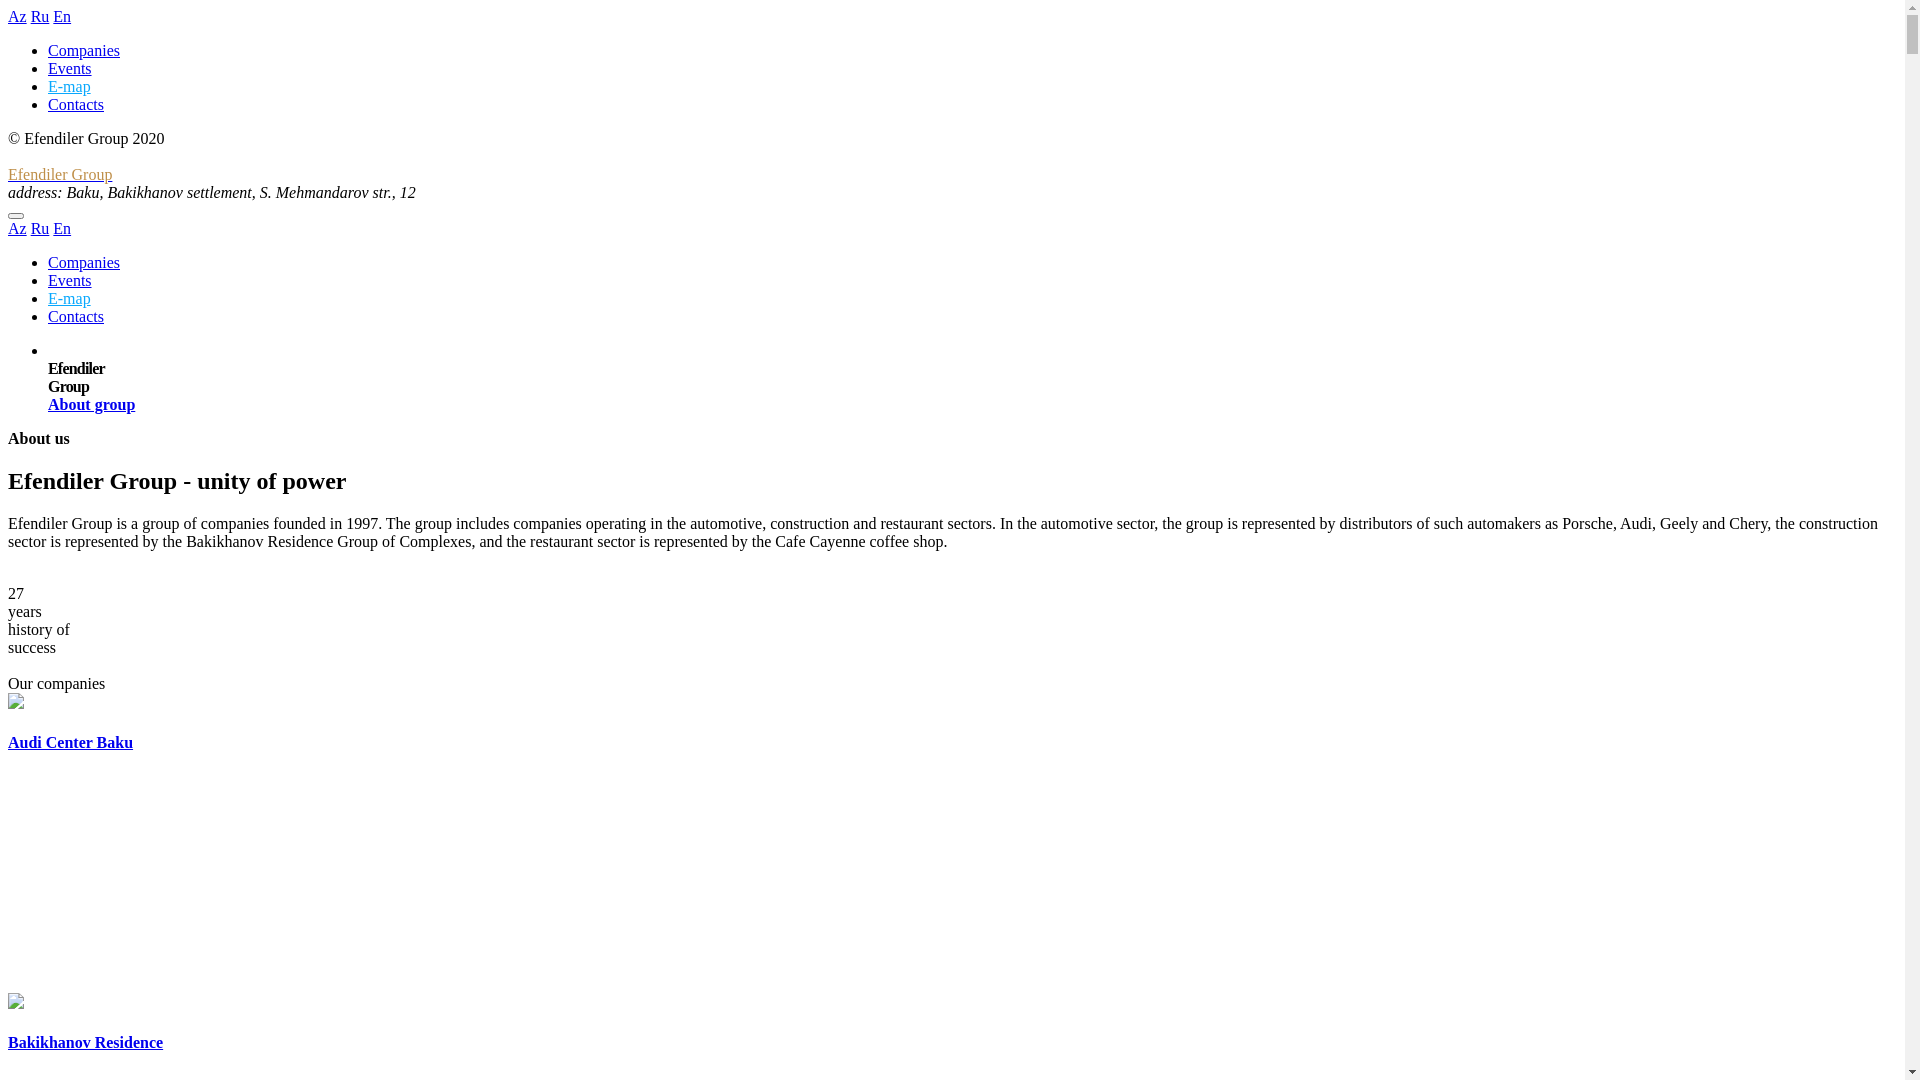 The height and width of the screenshot is (1080, 1920). What do you see at coordinates (8, 1023) in the screenshot?
I see `'Bakikhanov Residence'` at bounding box center [8, 1023].